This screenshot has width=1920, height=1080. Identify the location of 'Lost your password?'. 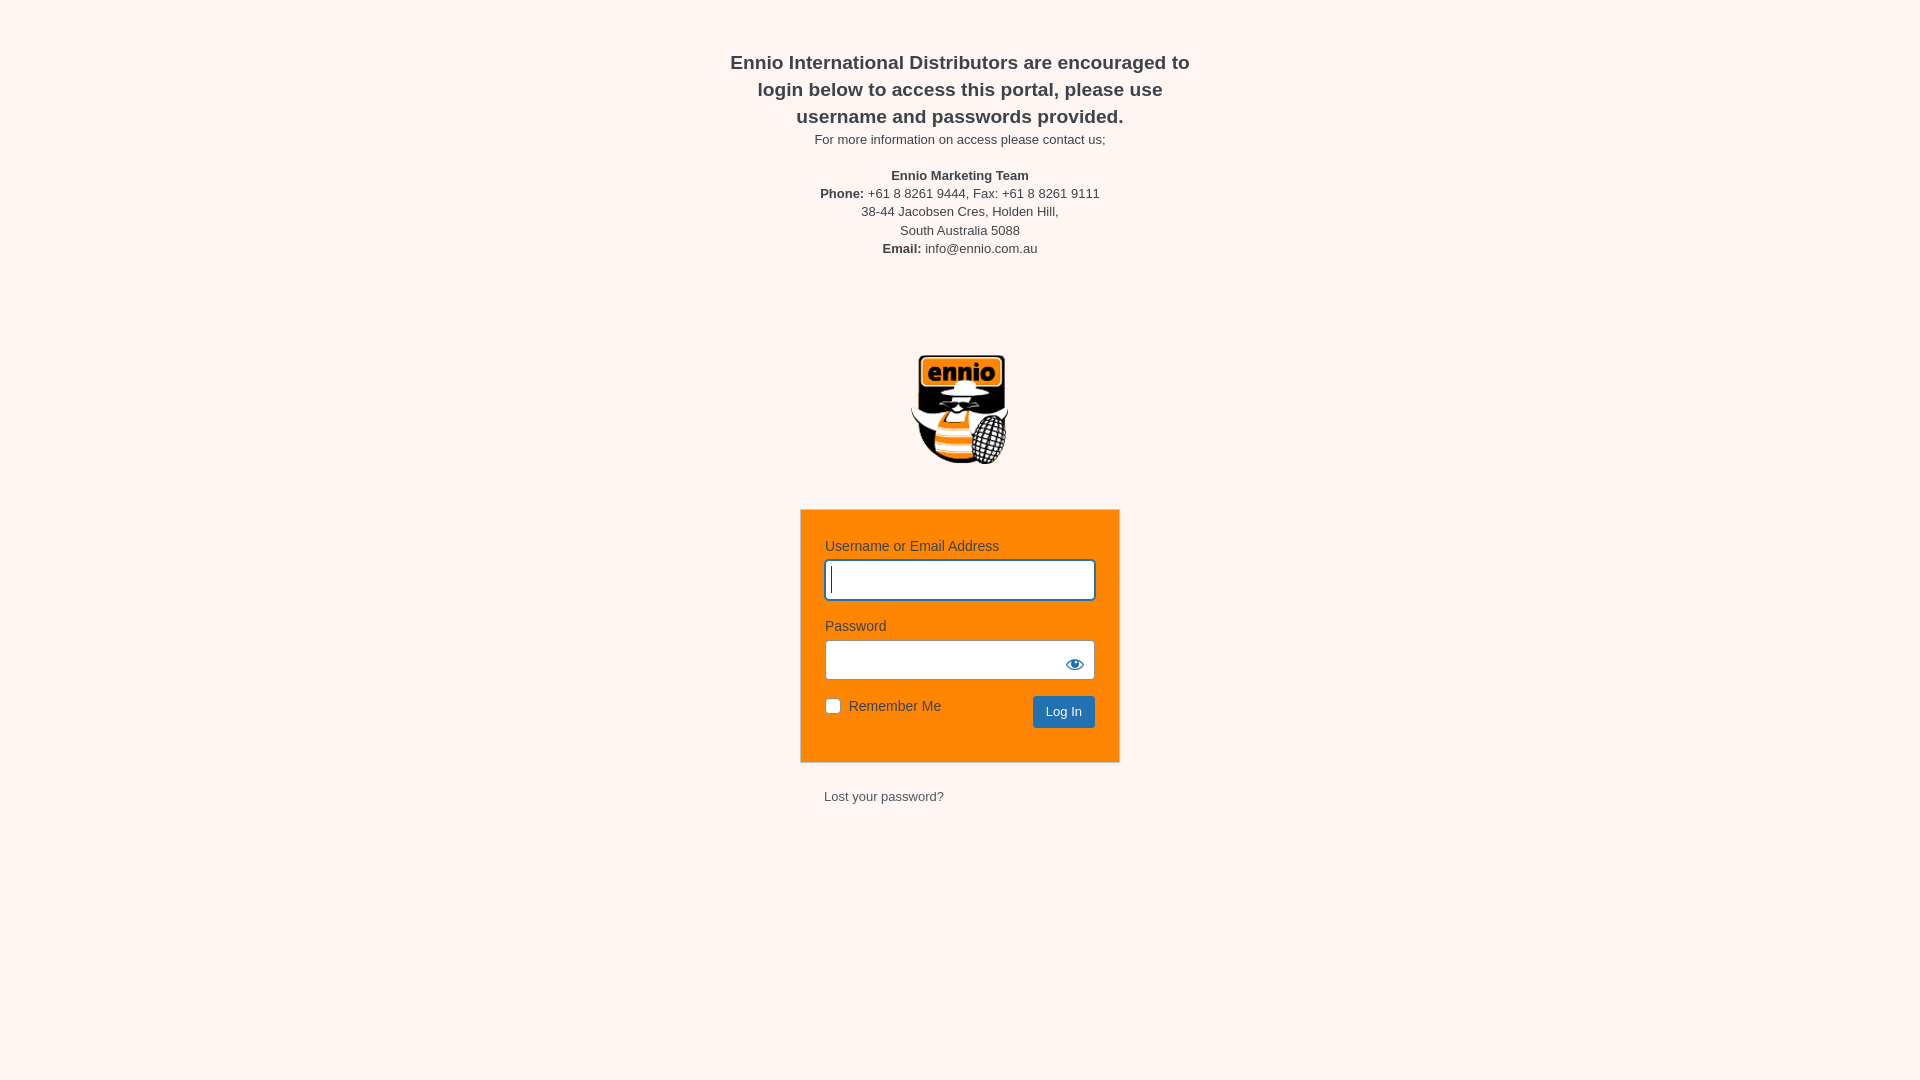
(824, 795).